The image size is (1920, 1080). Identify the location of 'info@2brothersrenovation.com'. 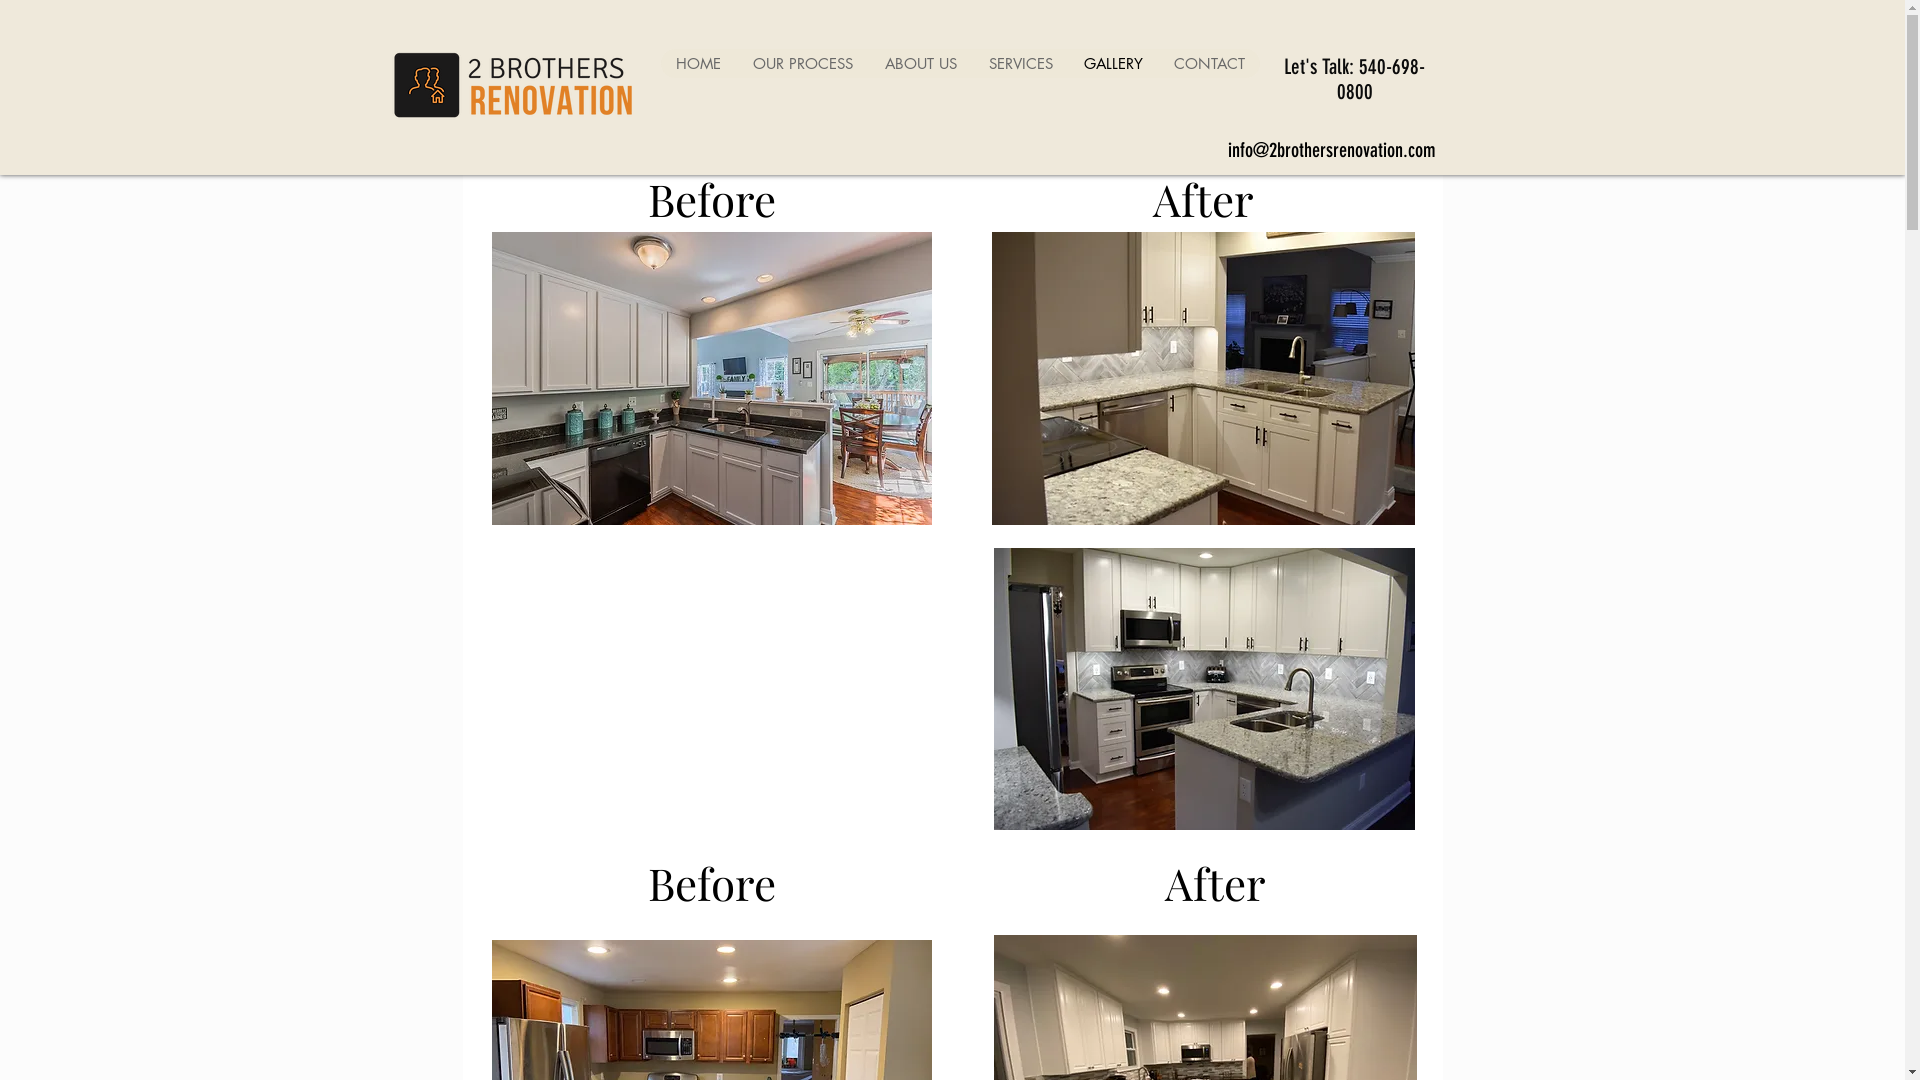
(1227, 149).